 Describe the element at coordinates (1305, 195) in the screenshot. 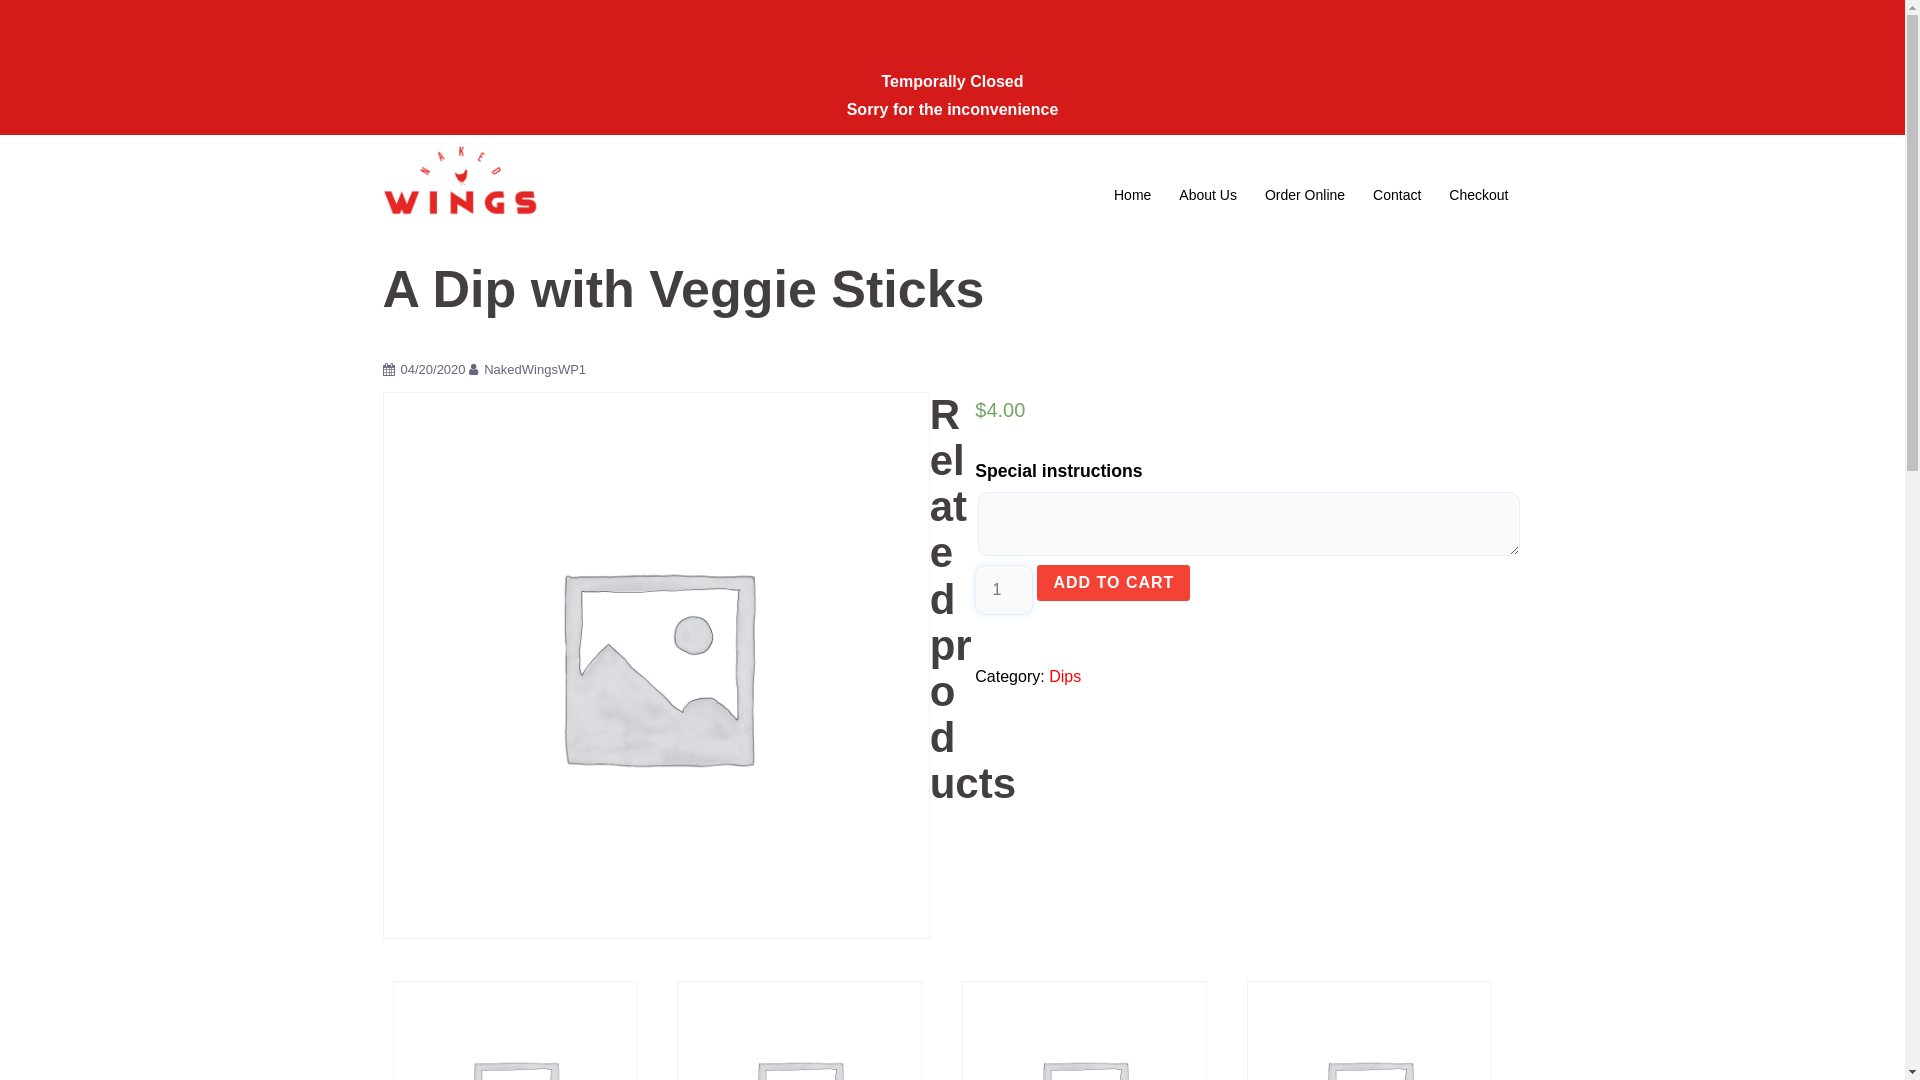

I see `'Order Online'` at that location.